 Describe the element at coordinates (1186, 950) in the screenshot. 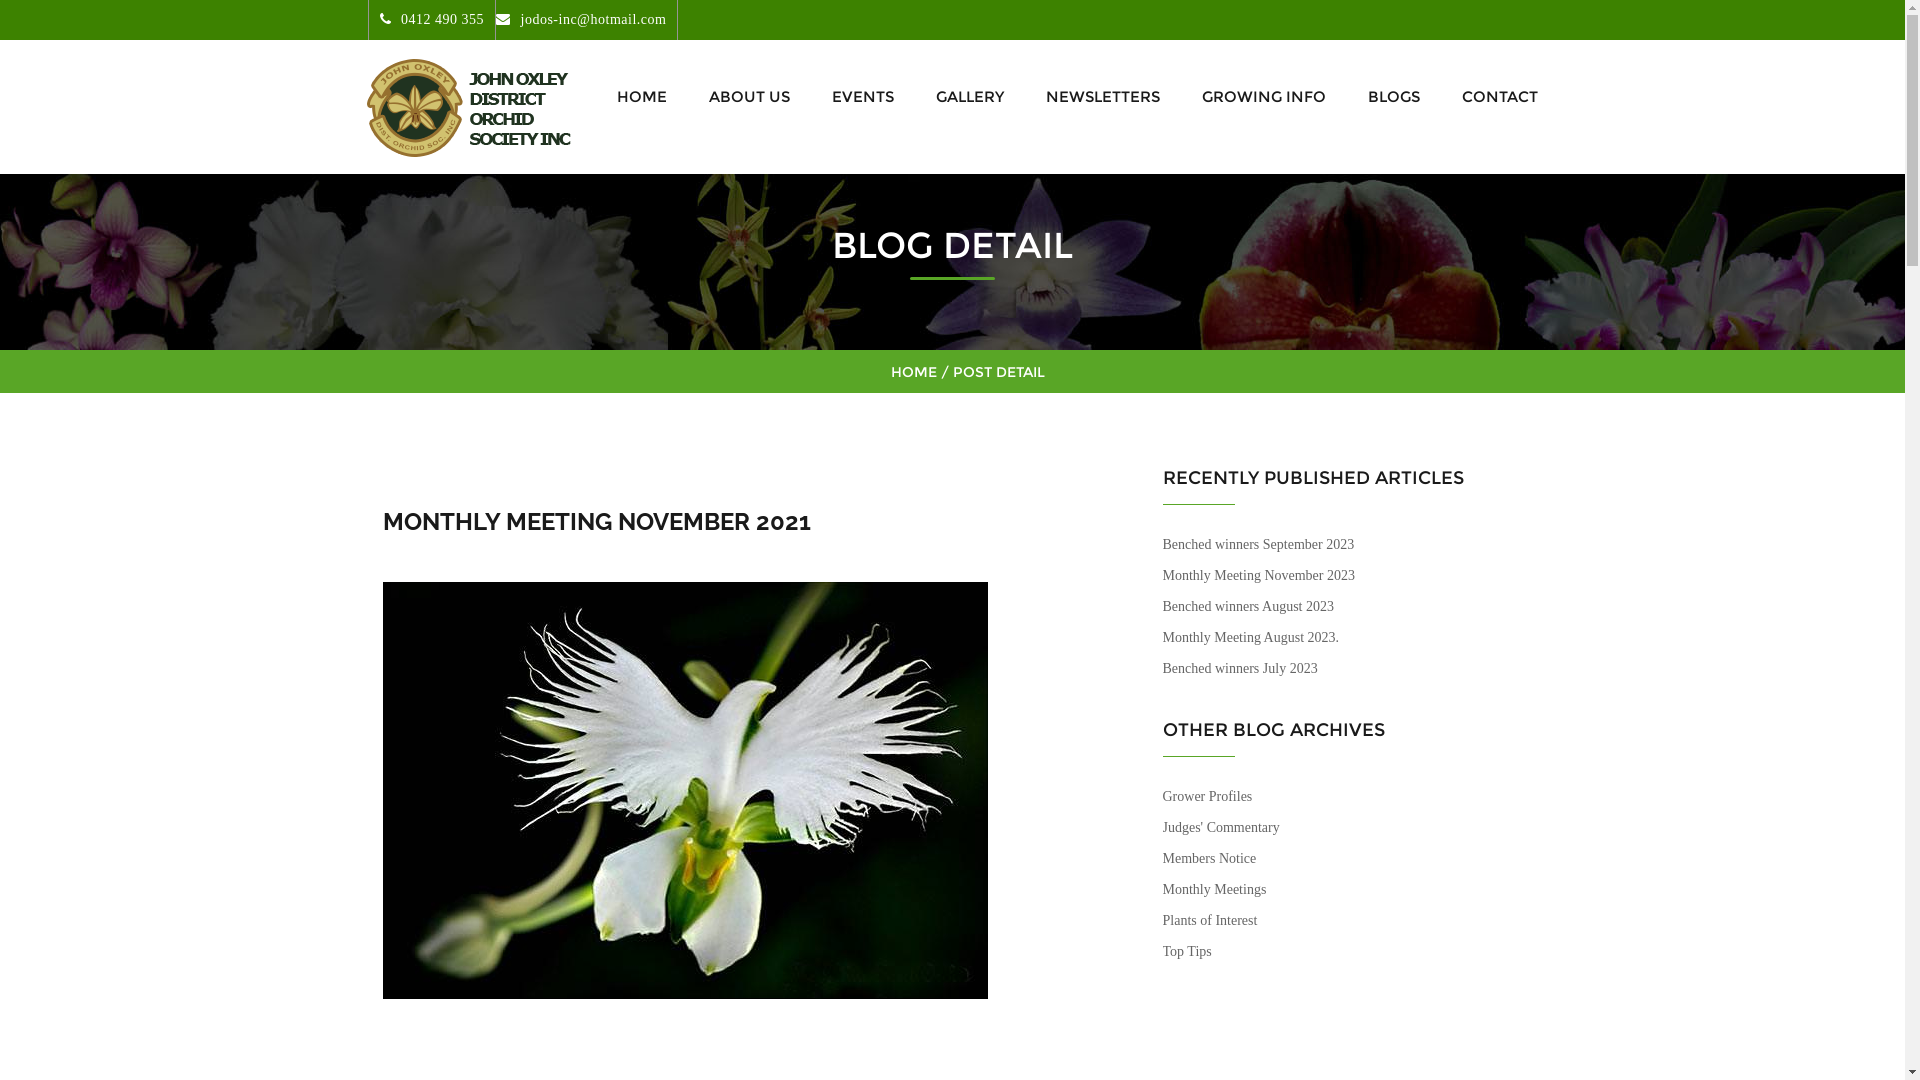

I see `'Top Tips'` at that location.